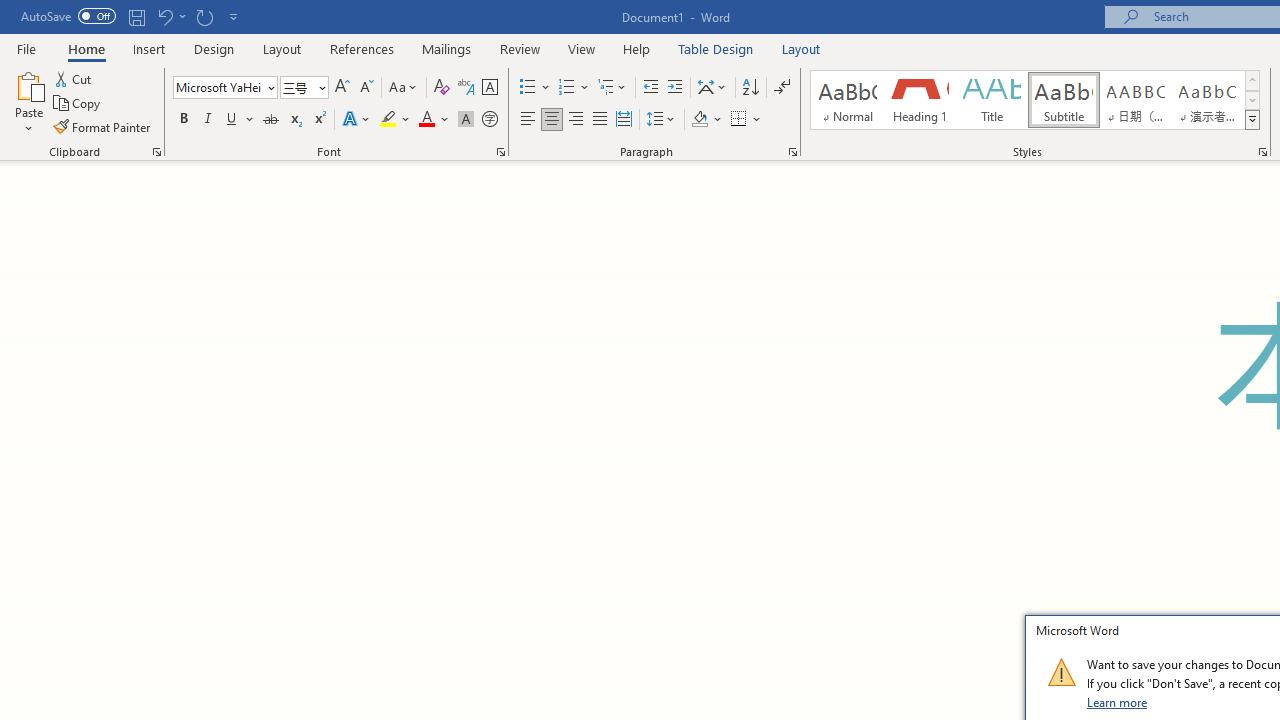 This screenshot has height=720, width=1280. I want to click on 'Office Clipboard...', so click(155, 150).